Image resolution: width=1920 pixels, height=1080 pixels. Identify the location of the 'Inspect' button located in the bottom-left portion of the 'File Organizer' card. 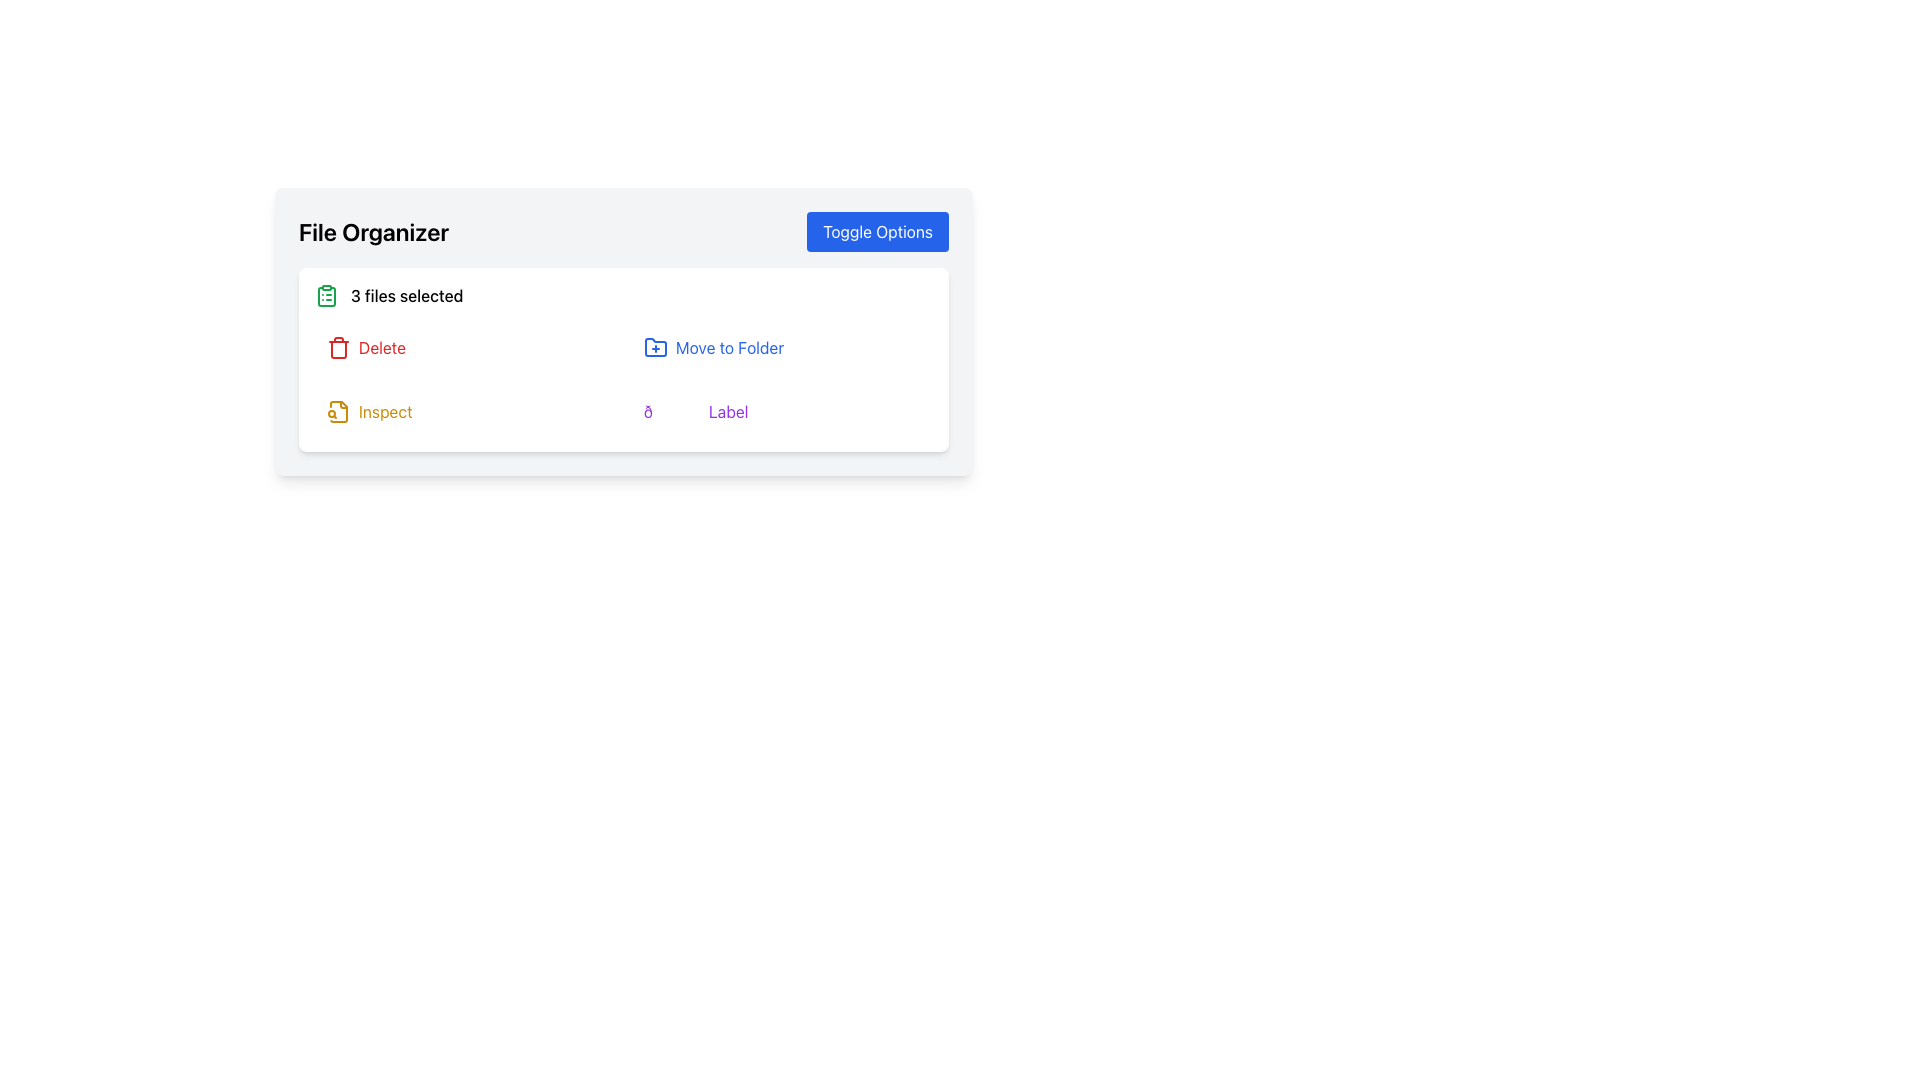
(385, 411).